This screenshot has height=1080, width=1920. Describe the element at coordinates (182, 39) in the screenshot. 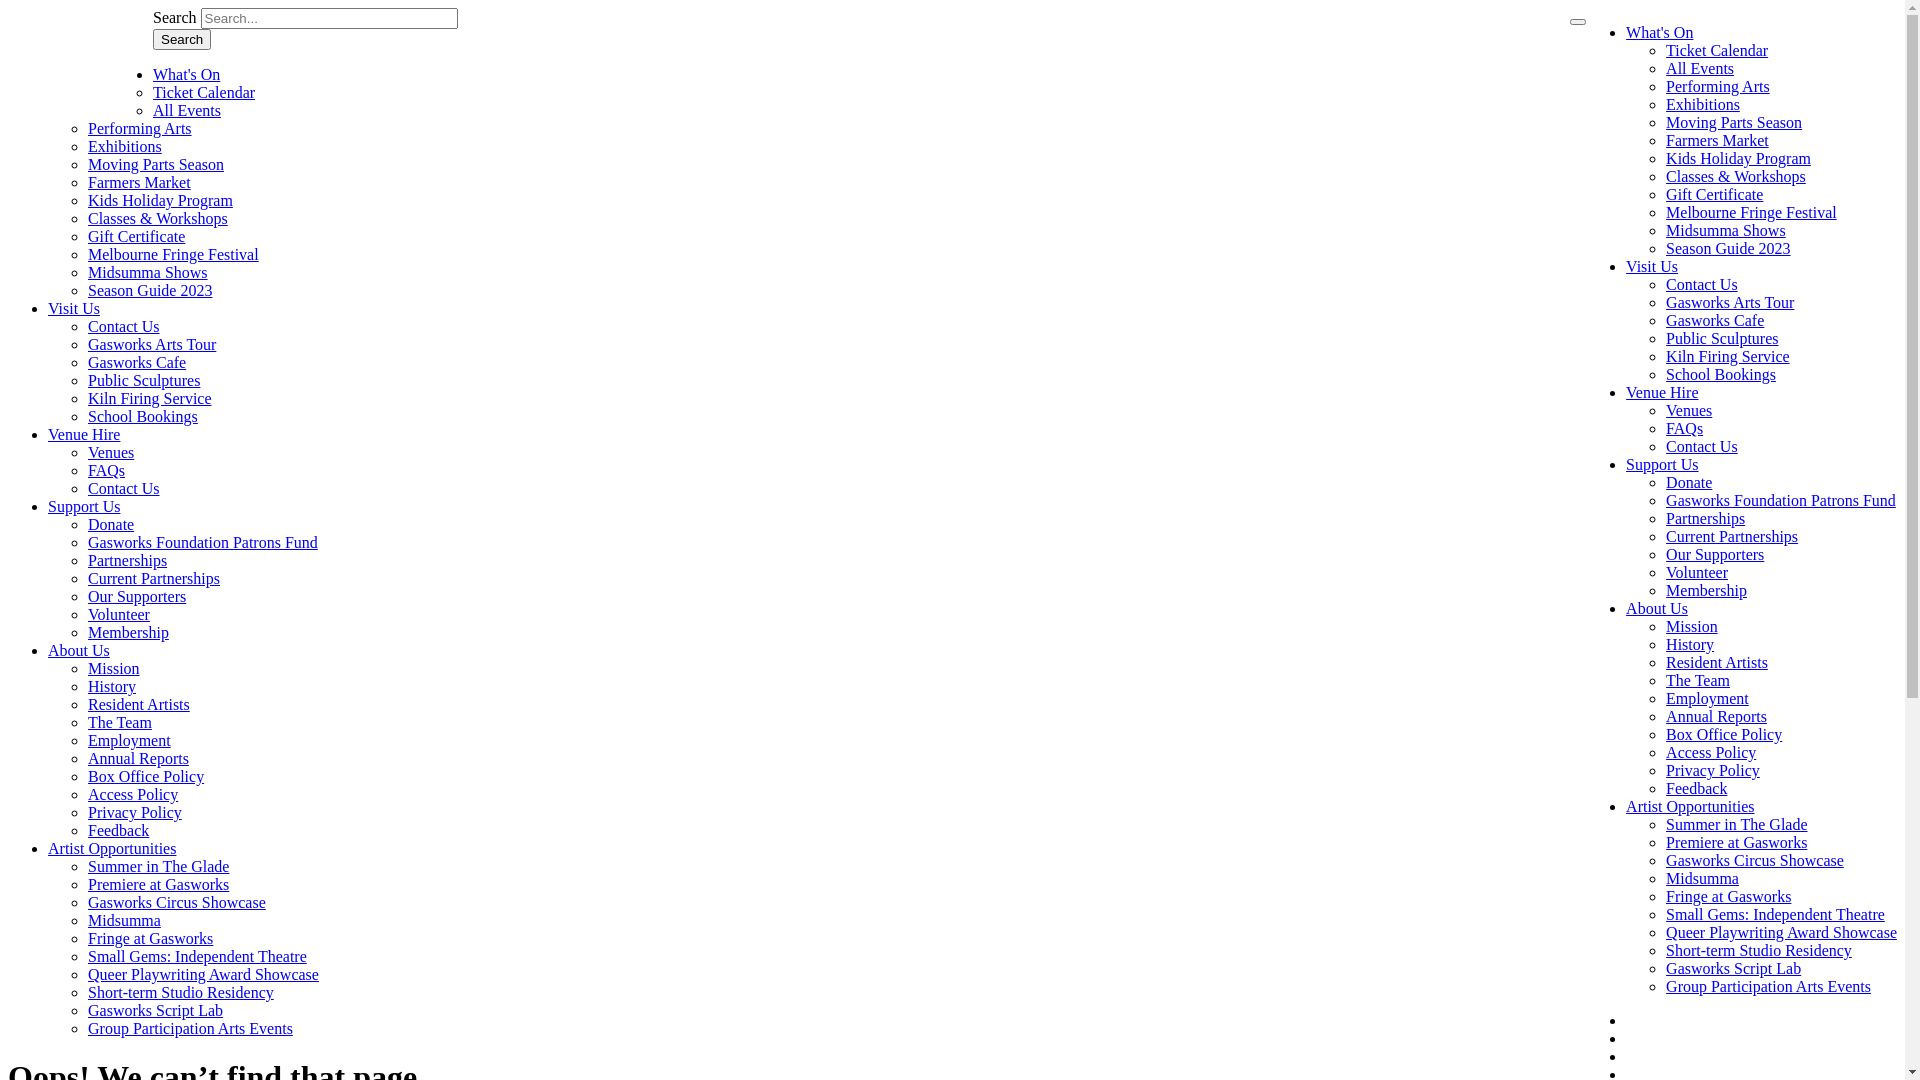

I see `'Search'` at that location.